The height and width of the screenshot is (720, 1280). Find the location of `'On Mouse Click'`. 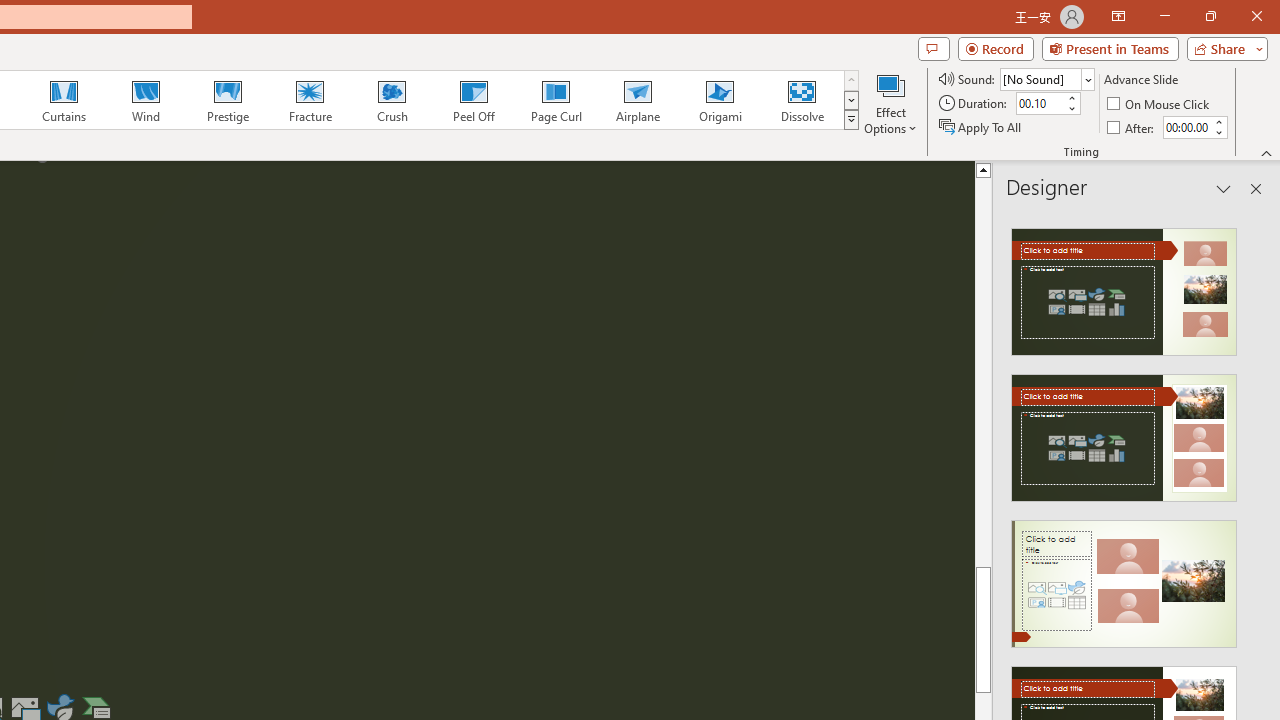

'On Mouse Click' is located at coordinates (1159, 103).